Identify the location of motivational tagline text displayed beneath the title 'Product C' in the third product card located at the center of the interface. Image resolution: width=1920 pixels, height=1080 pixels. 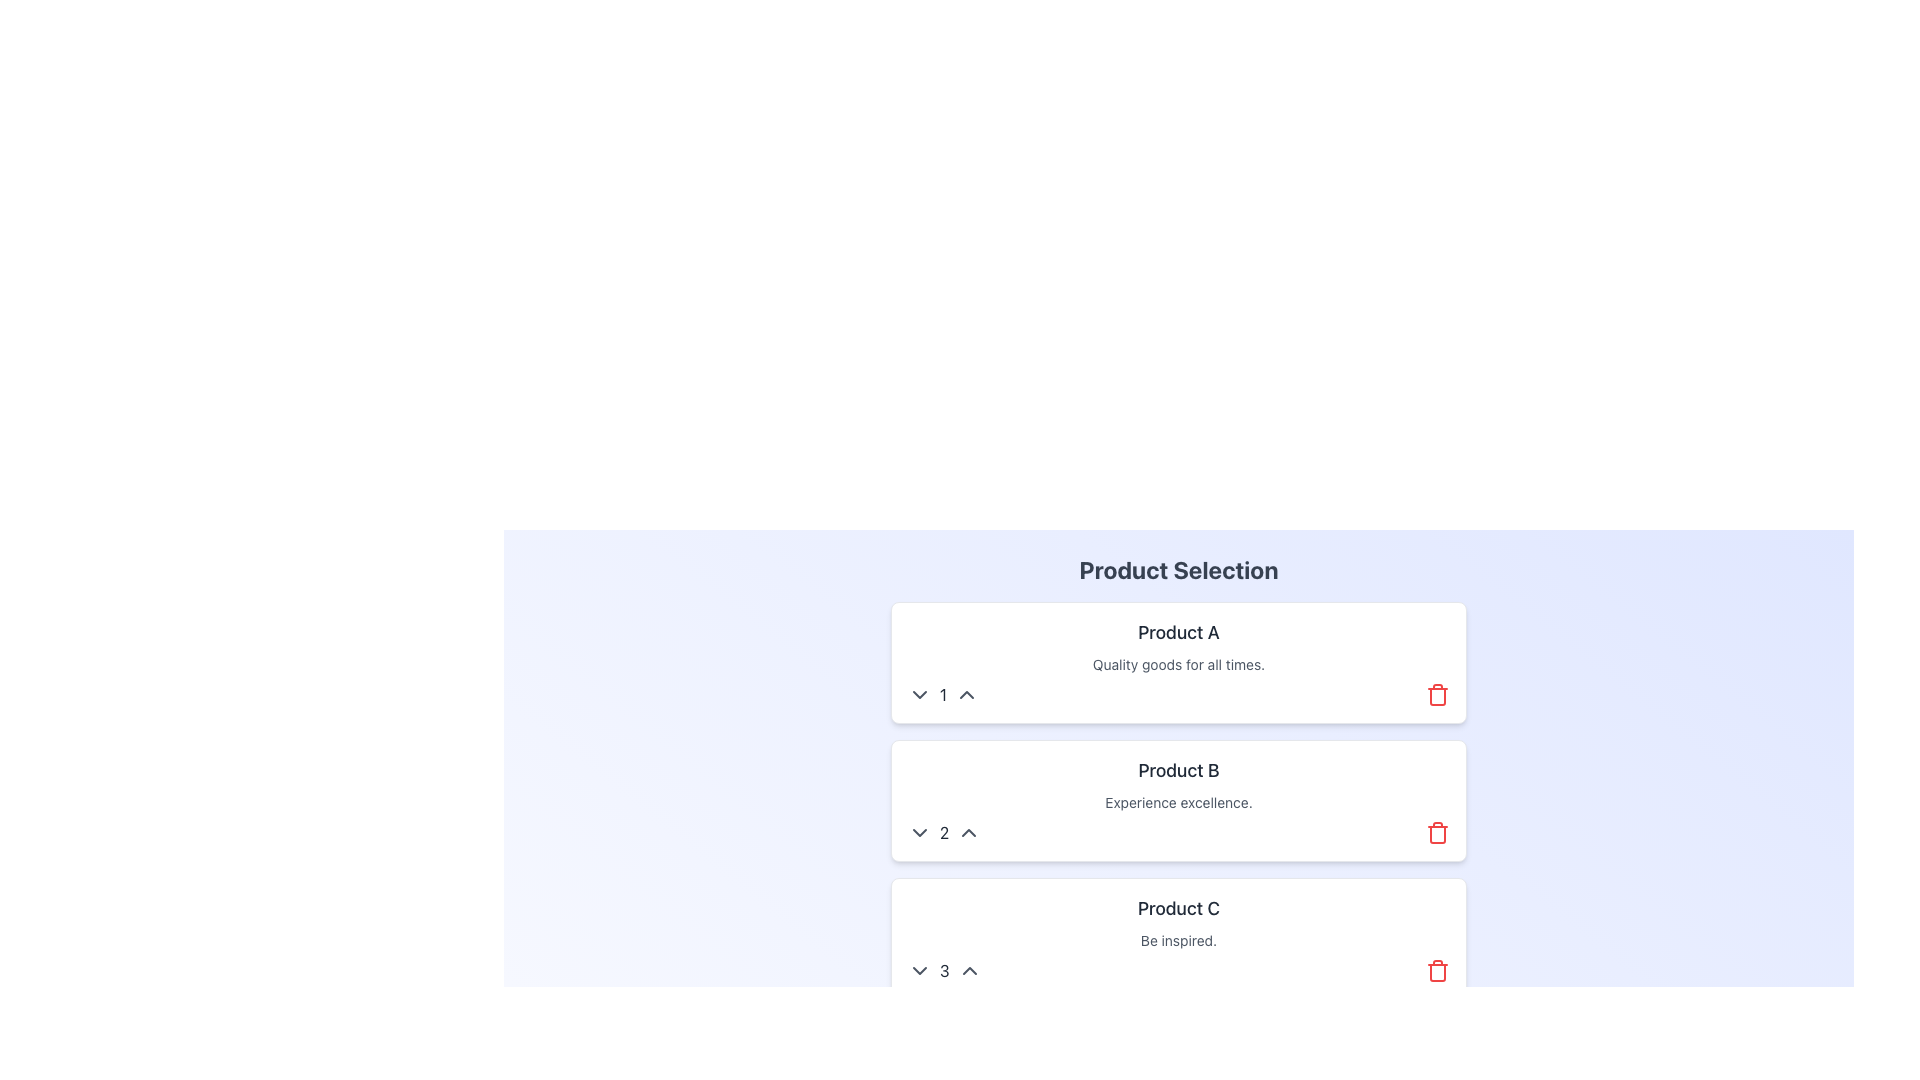
(1179, 941).